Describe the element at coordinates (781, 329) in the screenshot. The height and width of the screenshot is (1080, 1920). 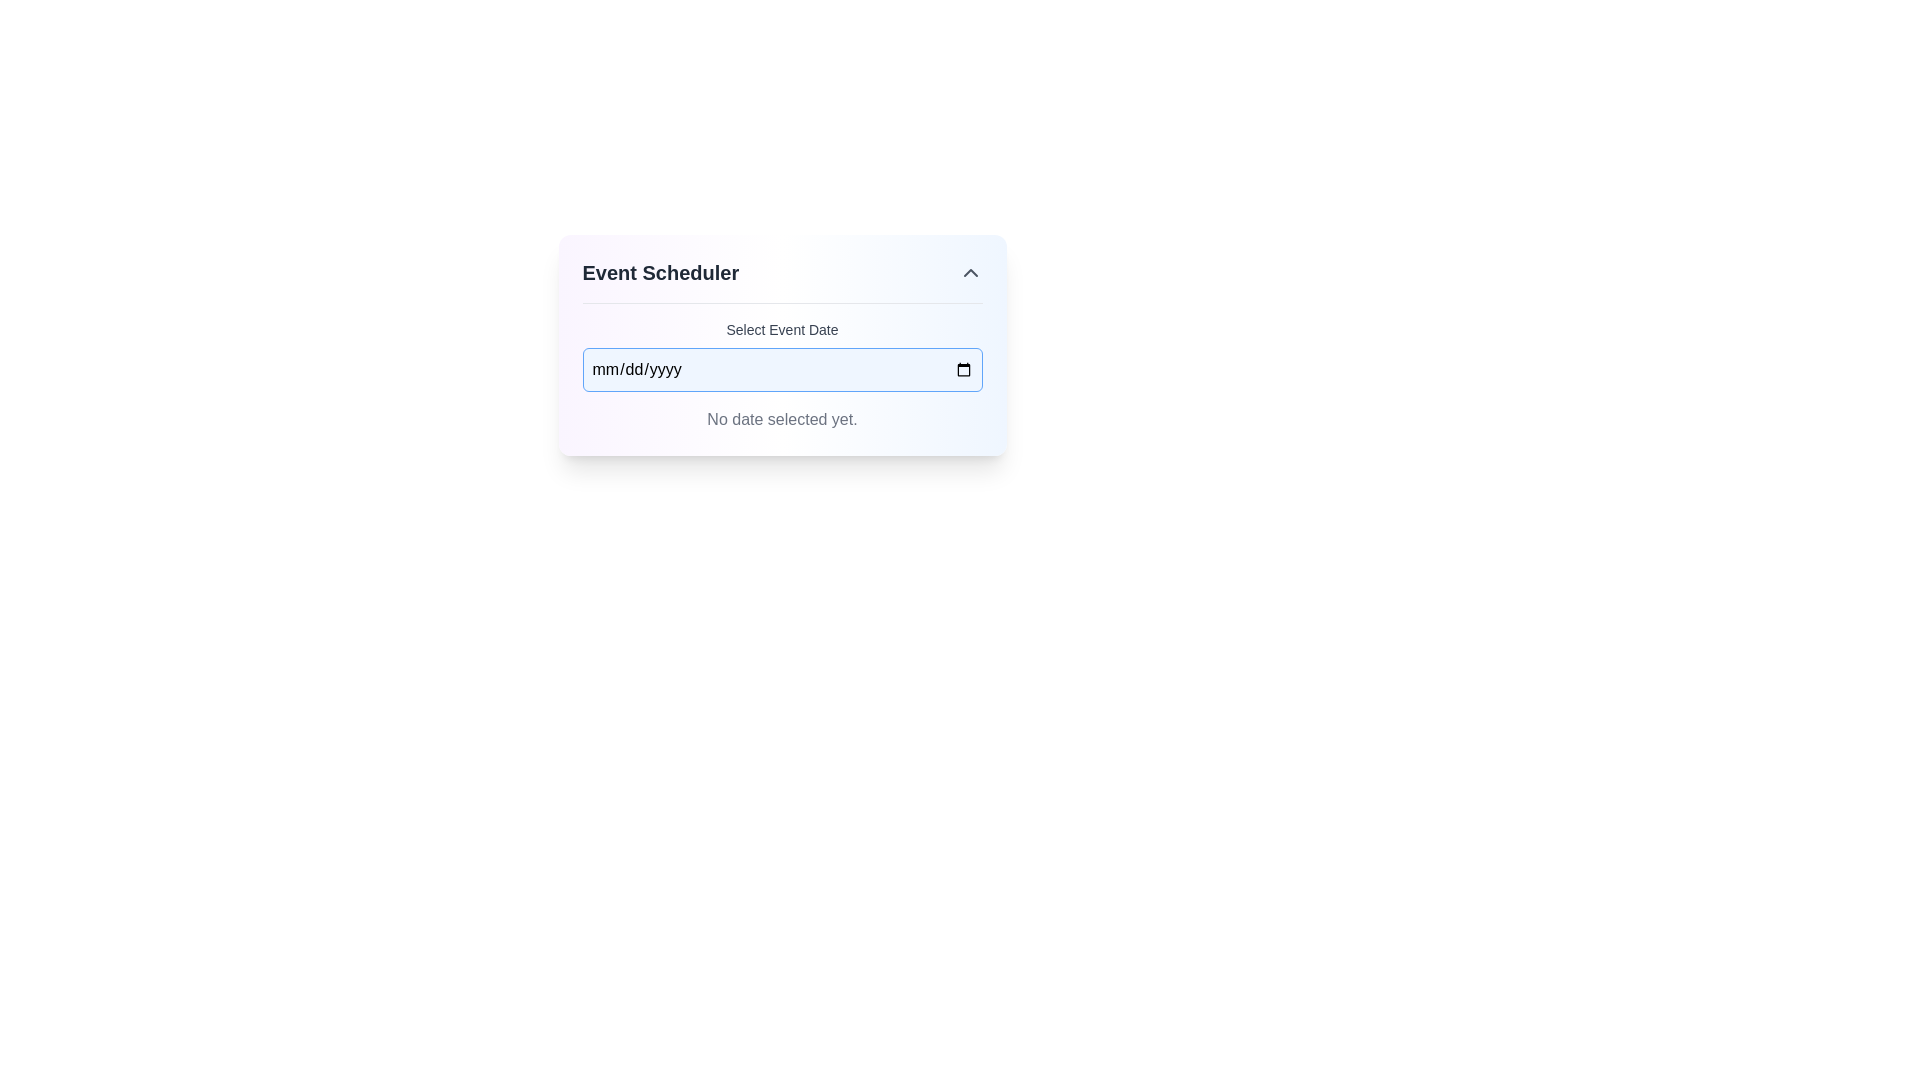
I see `the 'Select Event Date' label` at that location.